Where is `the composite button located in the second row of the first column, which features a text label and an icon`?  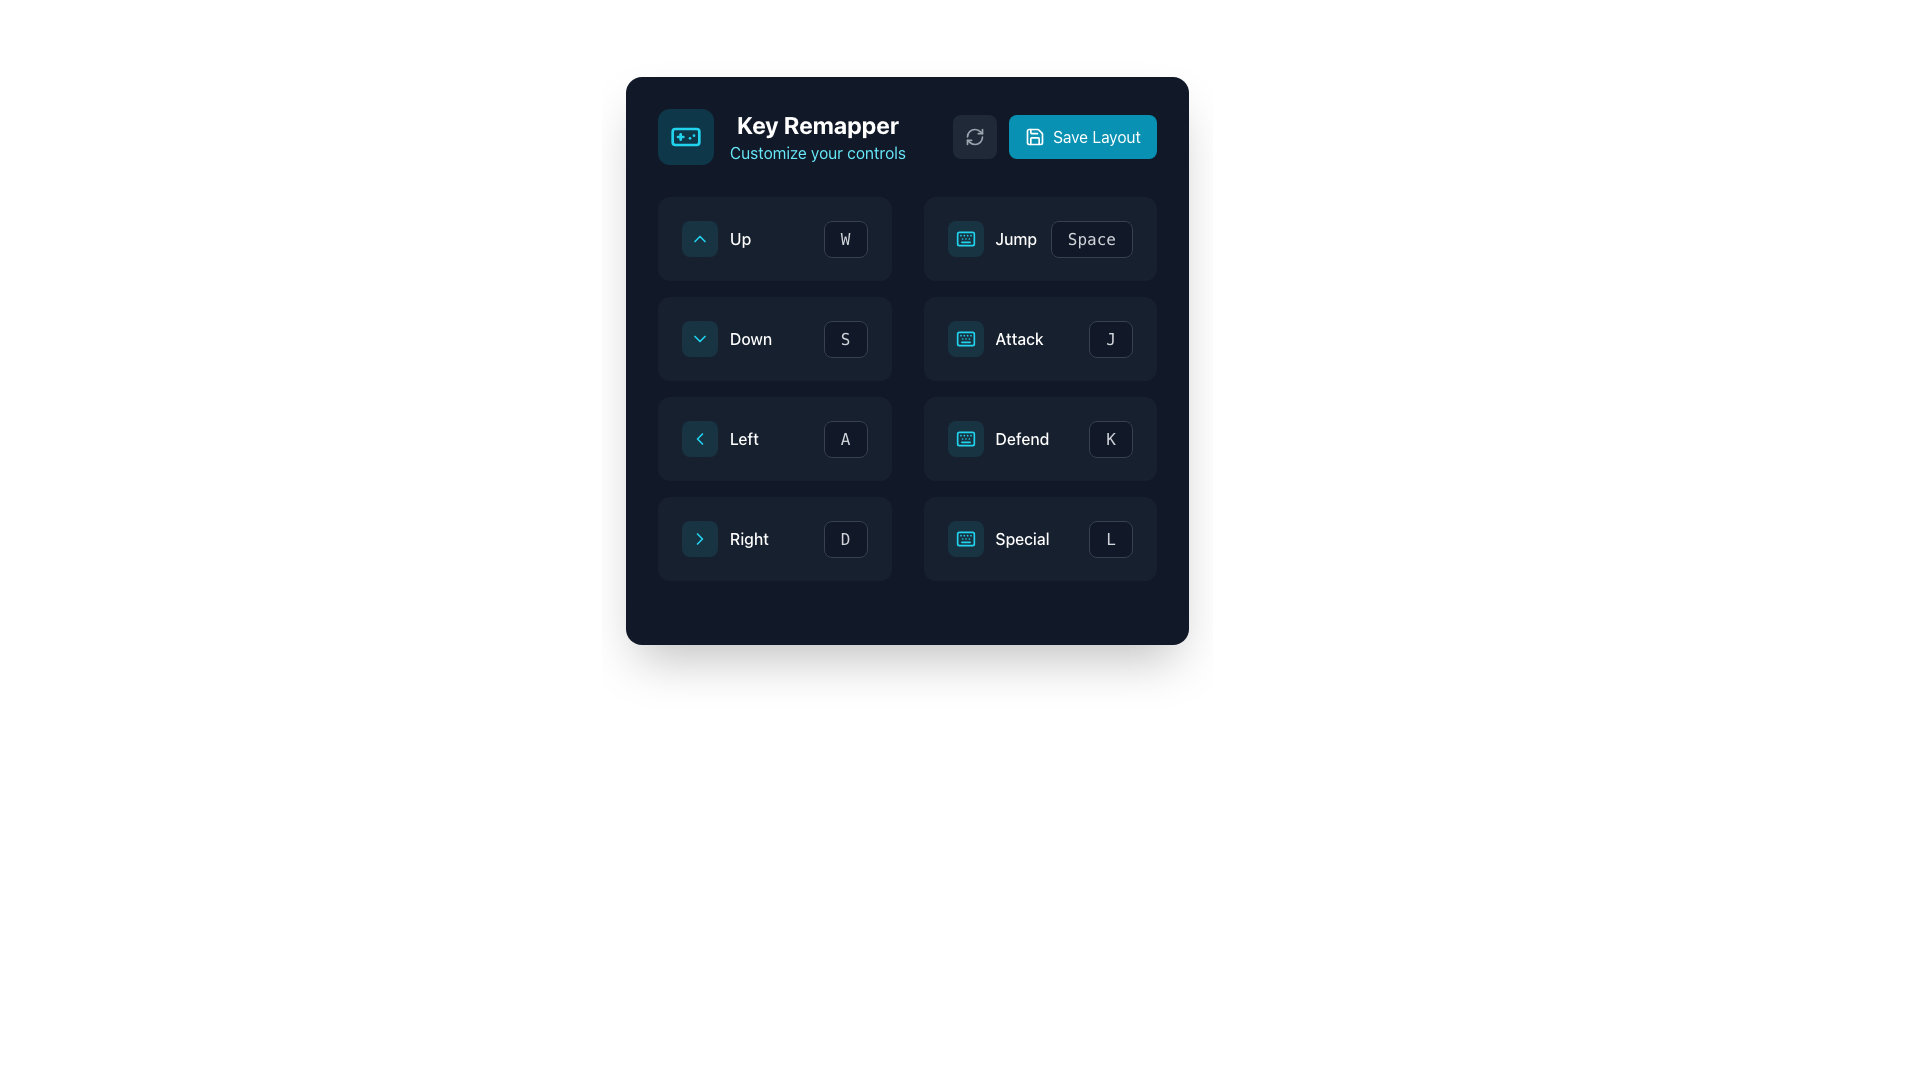
the composite button located in the second row of the first column, which features a text label and an icon is located at coordinates (726, 338).